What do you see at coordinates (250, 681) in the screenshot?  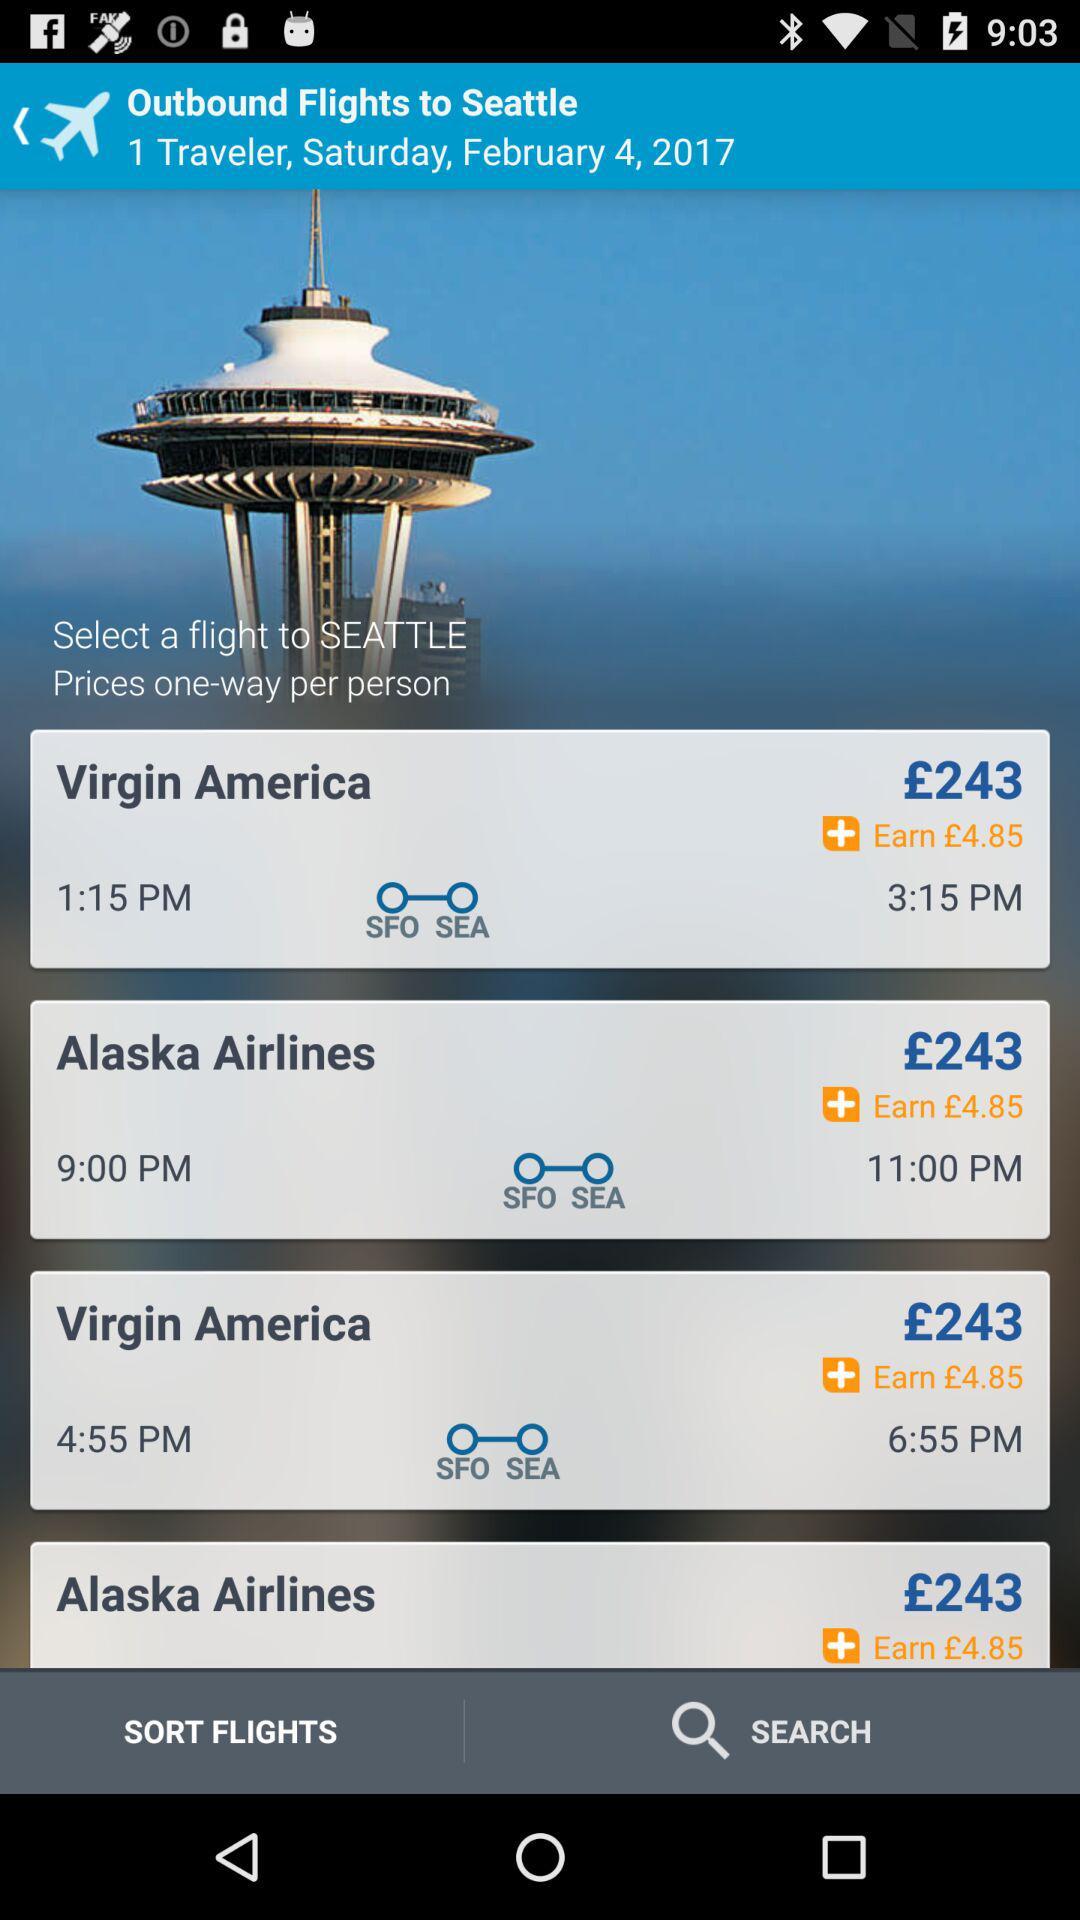 I see `prices one way item` at bounding box center [250, 681].